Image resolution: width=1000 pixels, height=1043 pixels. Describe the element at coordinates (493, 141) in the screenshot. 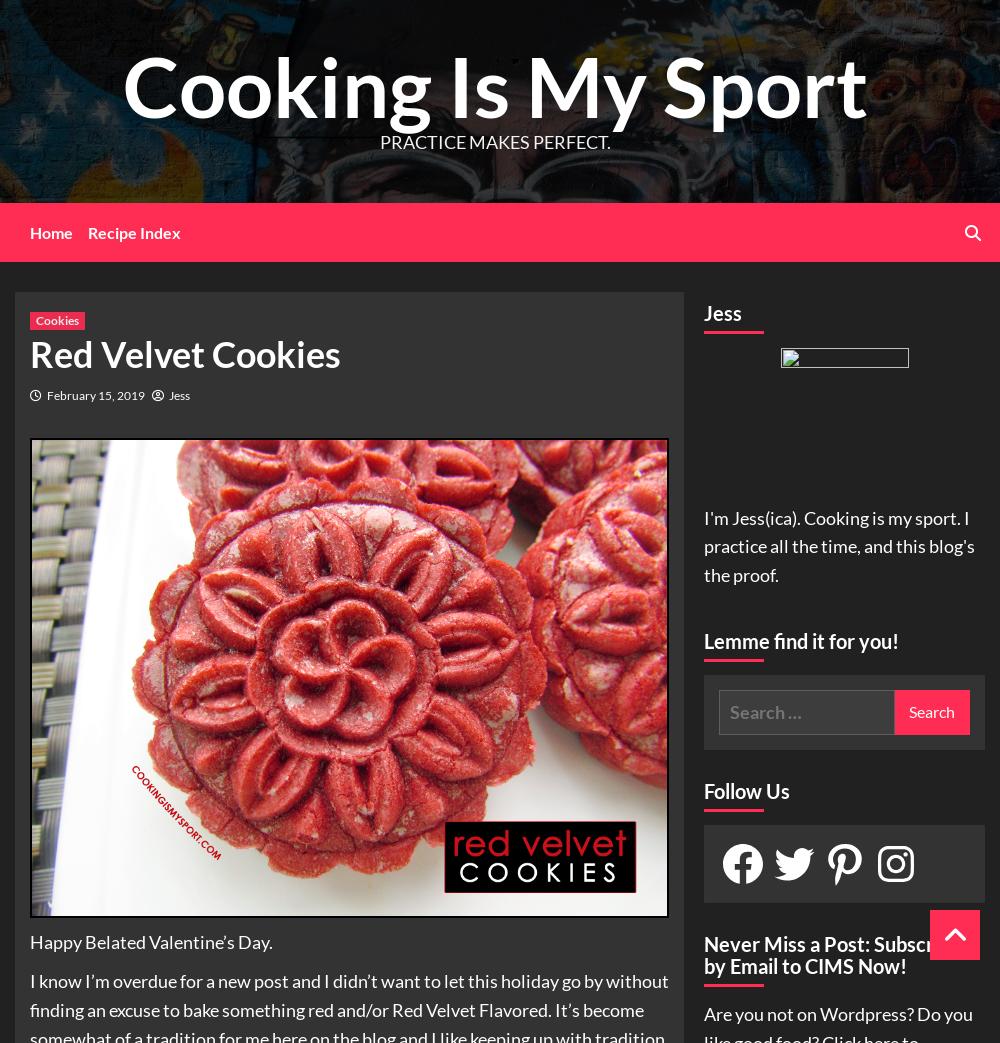

I see `'Practice makes perfect.'` at that location.